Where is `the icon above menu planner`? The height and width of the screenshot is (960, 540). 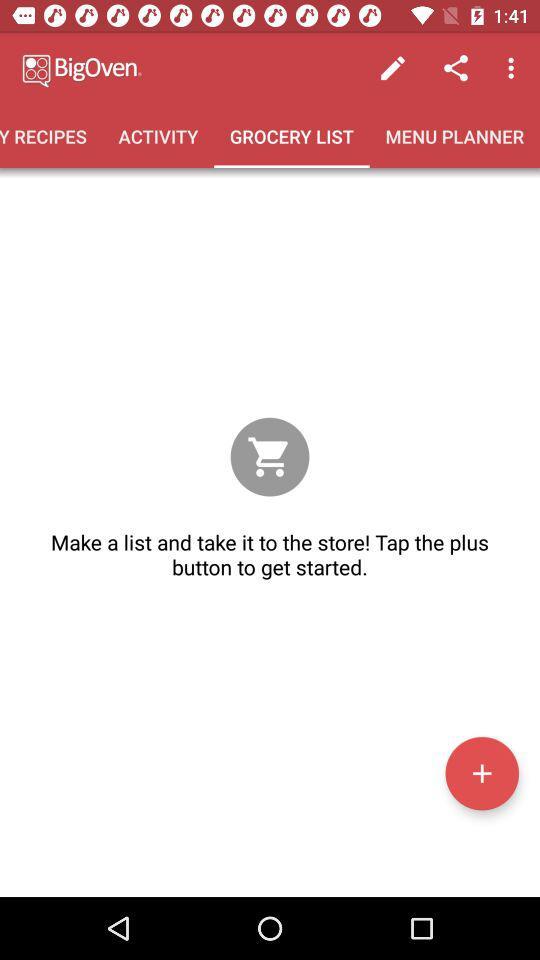 the icon above menu planner is located at coordinates (393, 68).